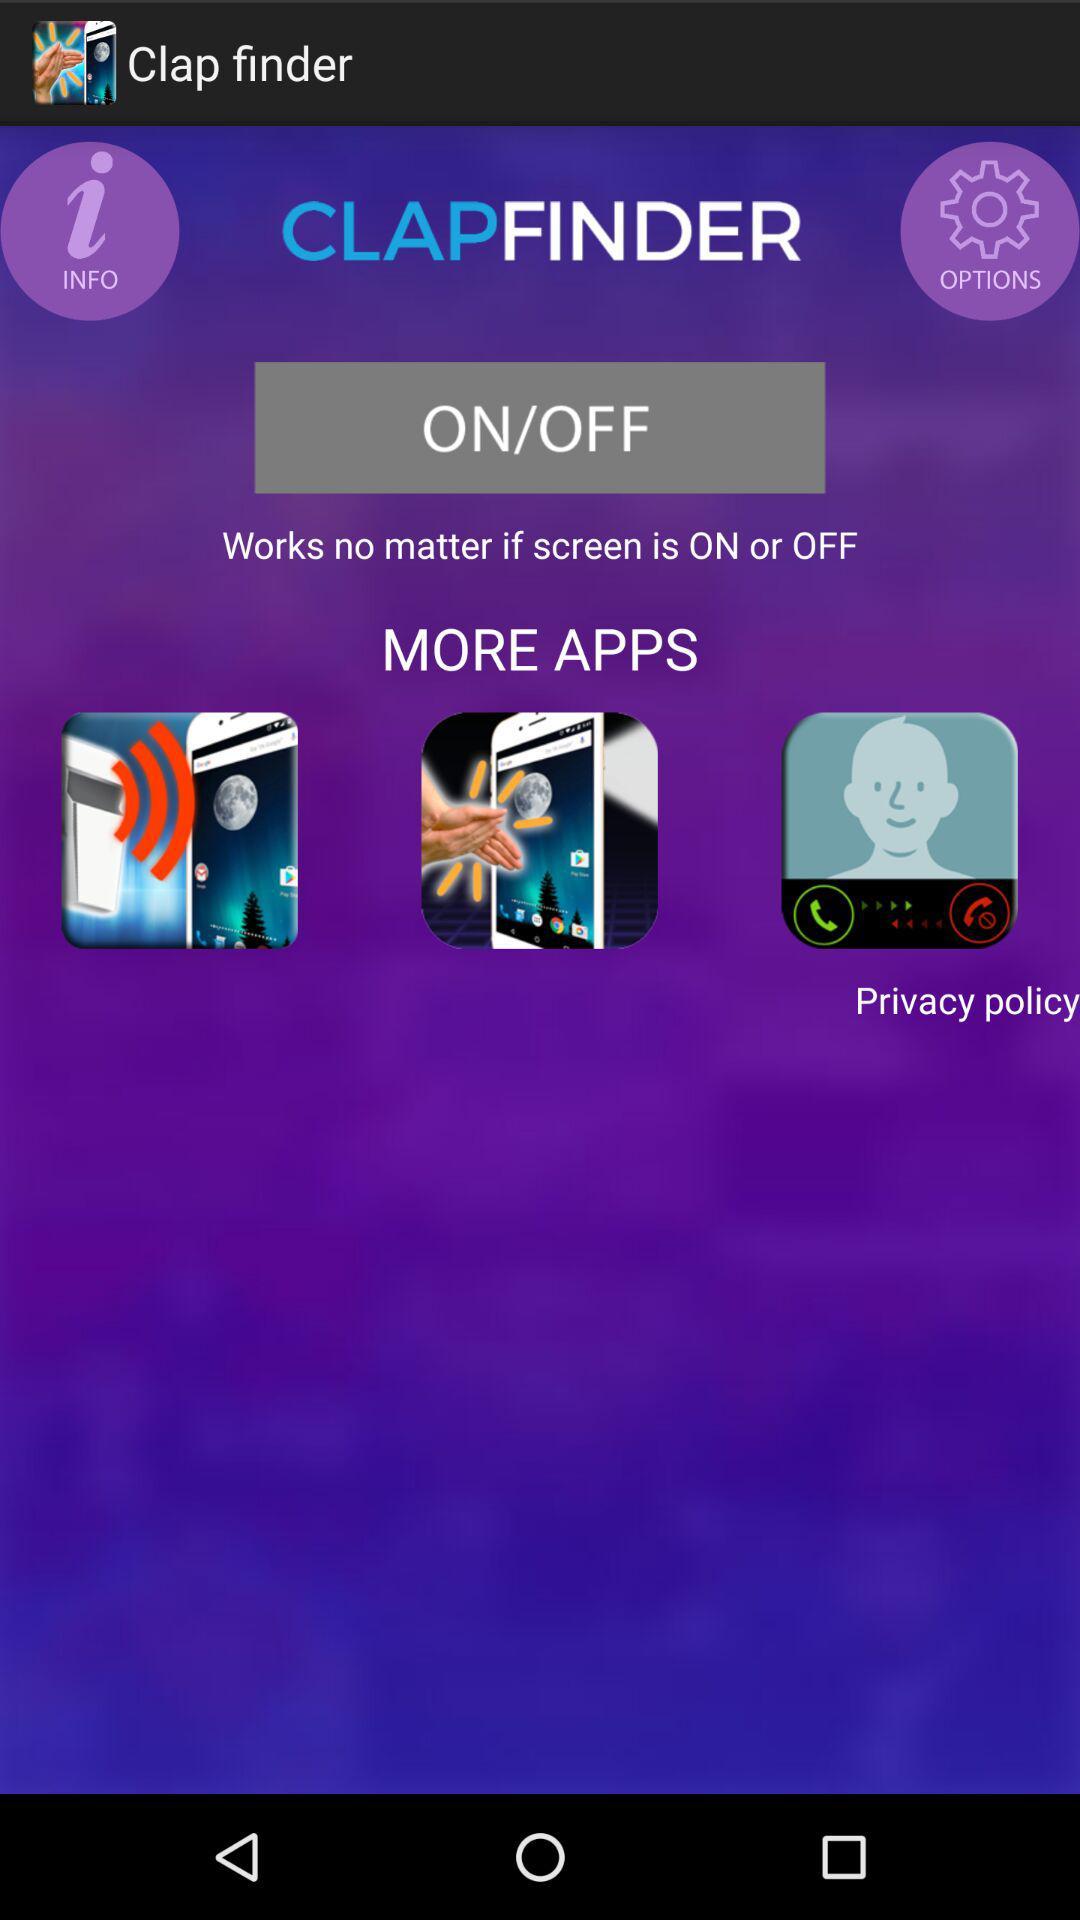  I want to click on share the video, so click(180, 830).